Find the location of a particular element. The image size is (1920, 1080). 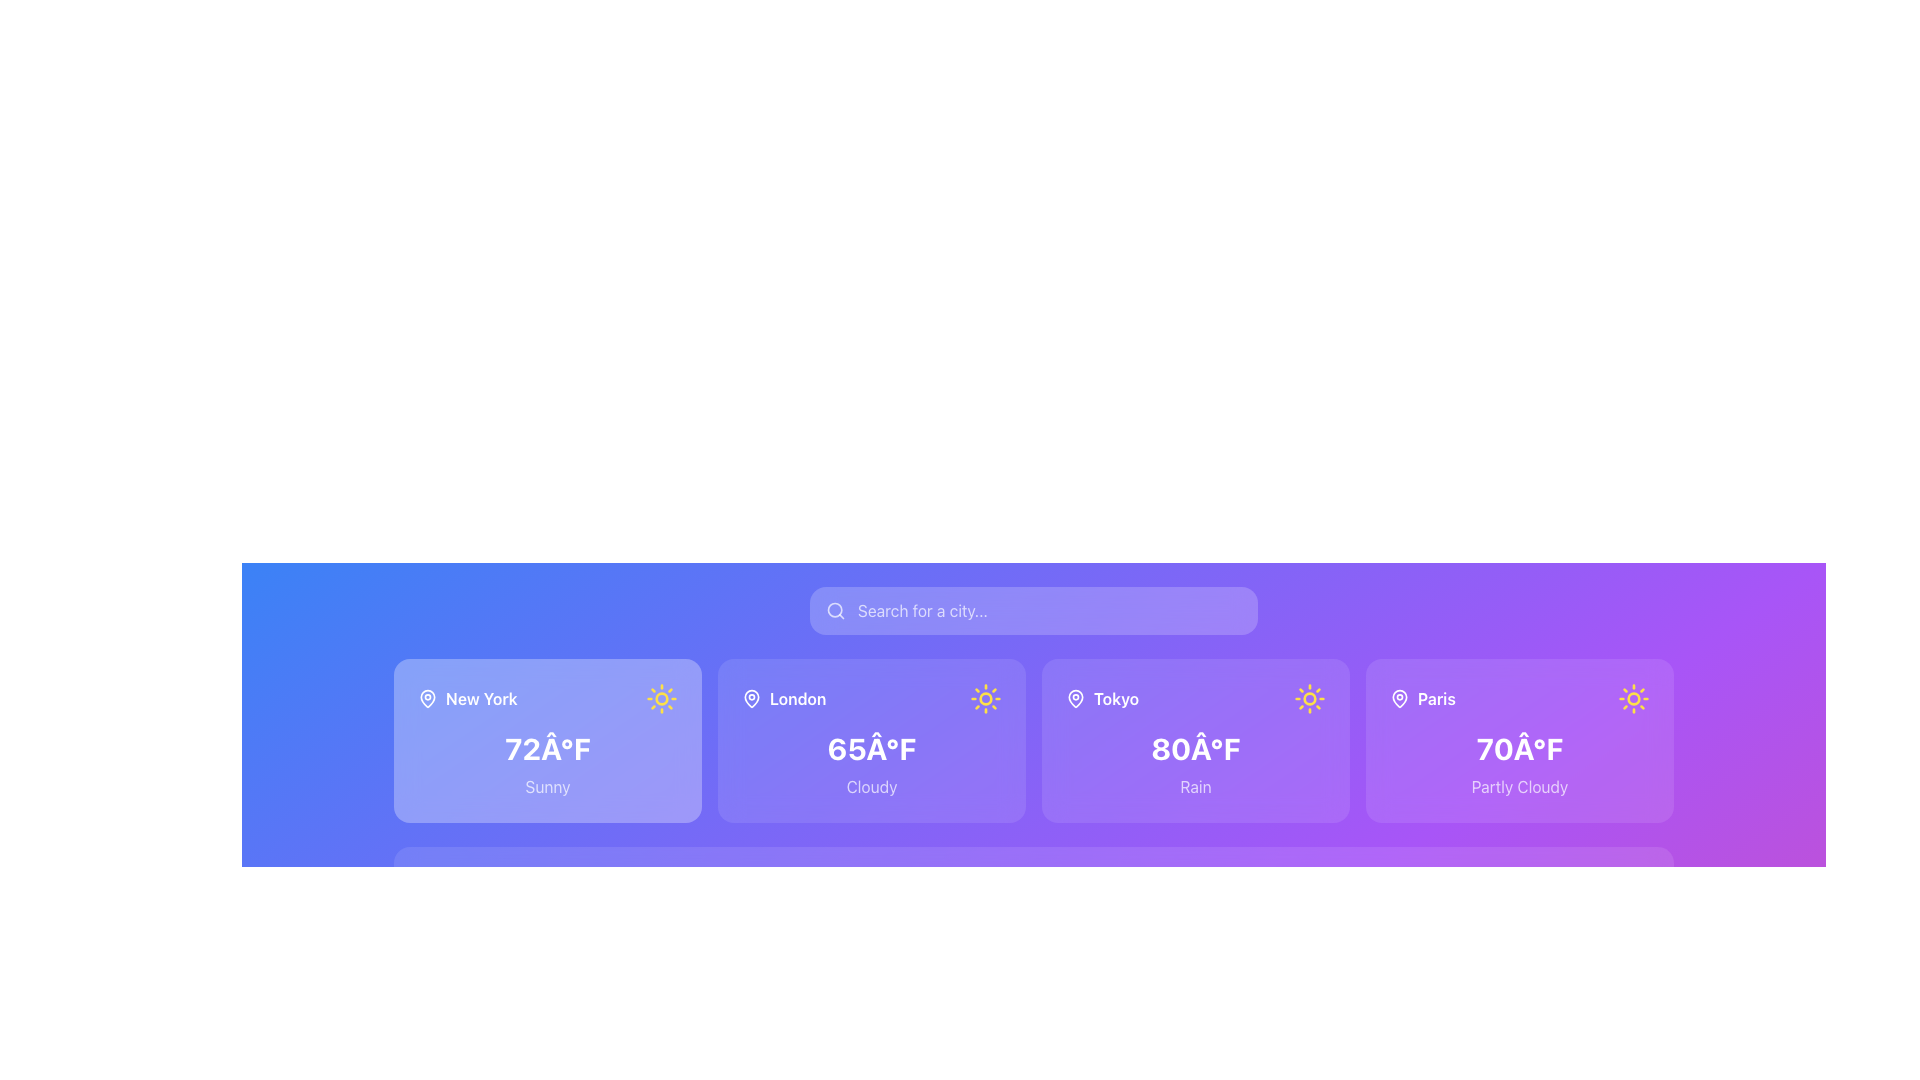

the alignment of the 'Sunny' text label, which is located below the temperature display in the weather information card for New York is located at coordinates (547, 785).